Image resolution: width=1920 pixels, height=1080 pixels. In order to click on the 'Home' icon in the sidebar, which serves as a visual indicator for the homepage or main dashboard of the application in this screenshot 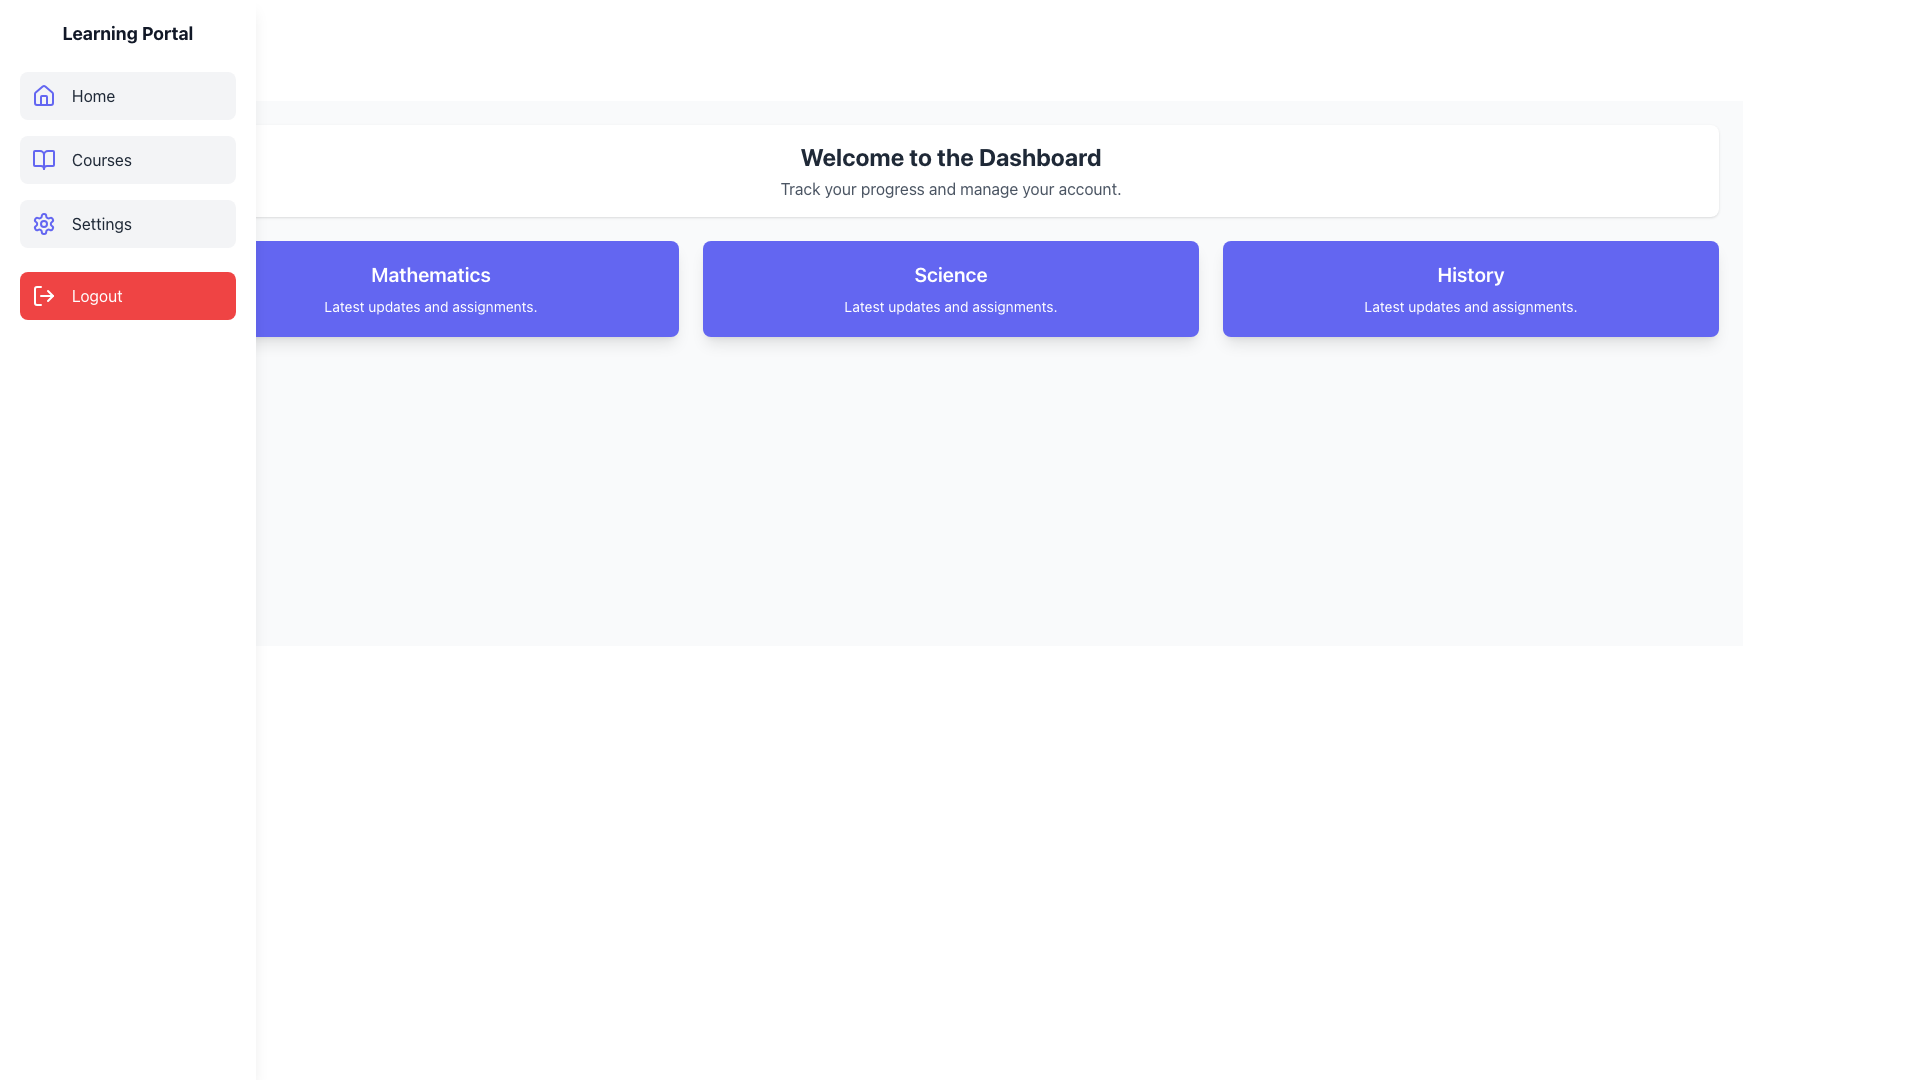, I will do `click(43, 96)`.